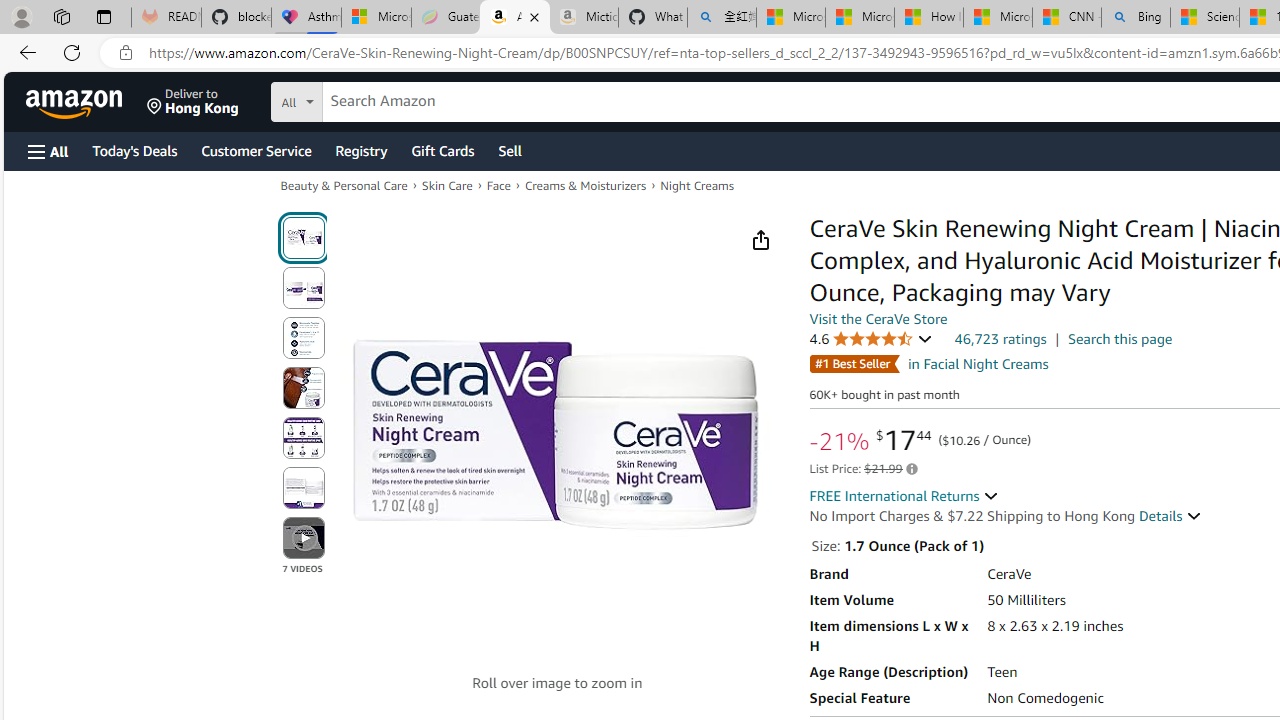  What do you see at coordinates (1120, 338) in the screenshot?
I see `'Search this page'` at bounding box center [1120, 338].